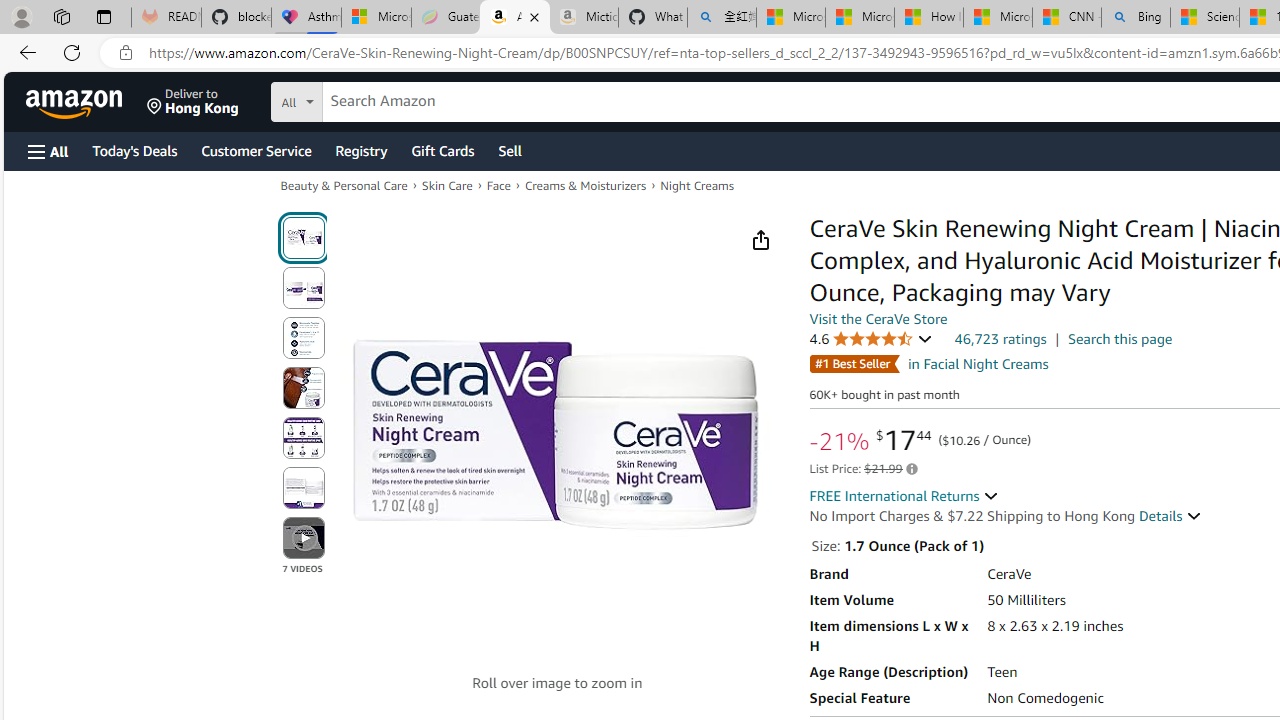  What do you see at coordinates (1120, 338) in the screenshot?
I see `'Search this page'` at bounding box center [1120, 338].